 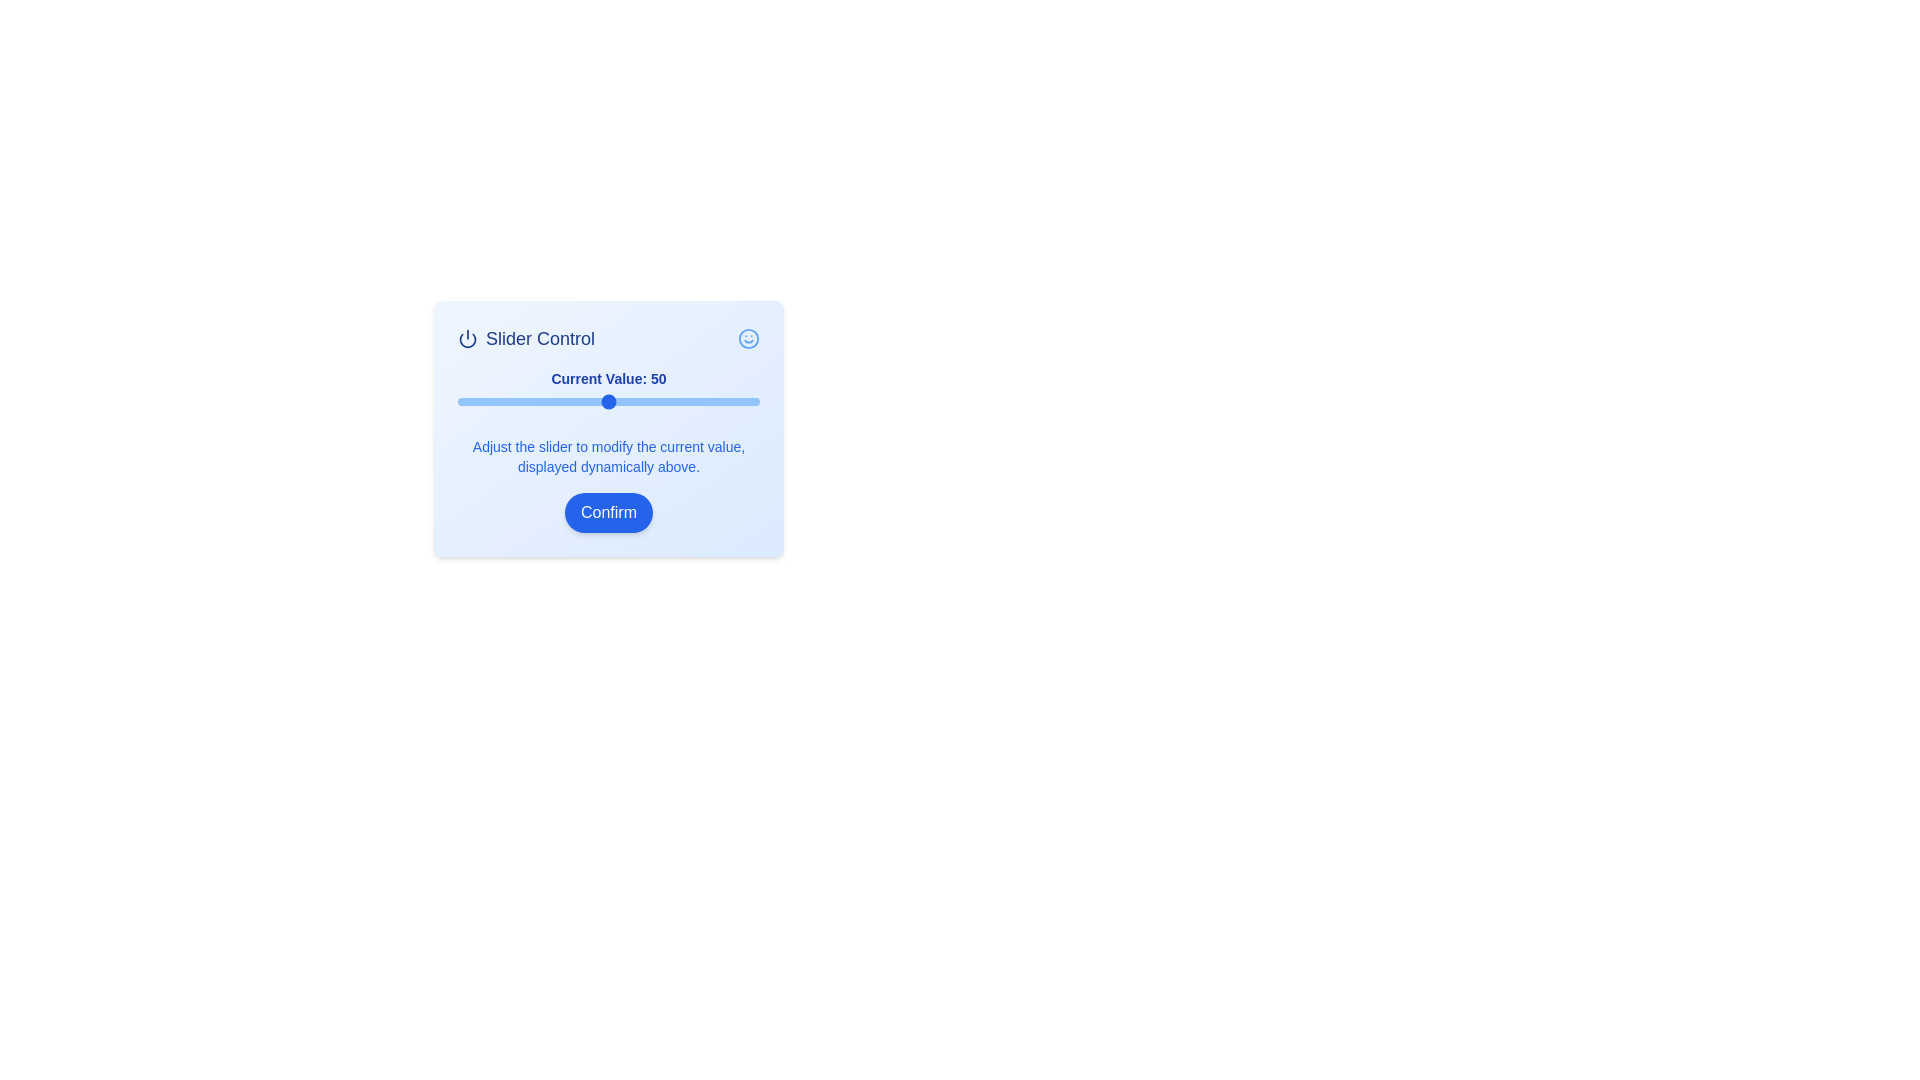 What do you see at coordinates (608, 401) in the screenshot?
I see `the knob of the range slider, which is a horizontal slider with a blue progress bar` at bounding box center [608, 401].